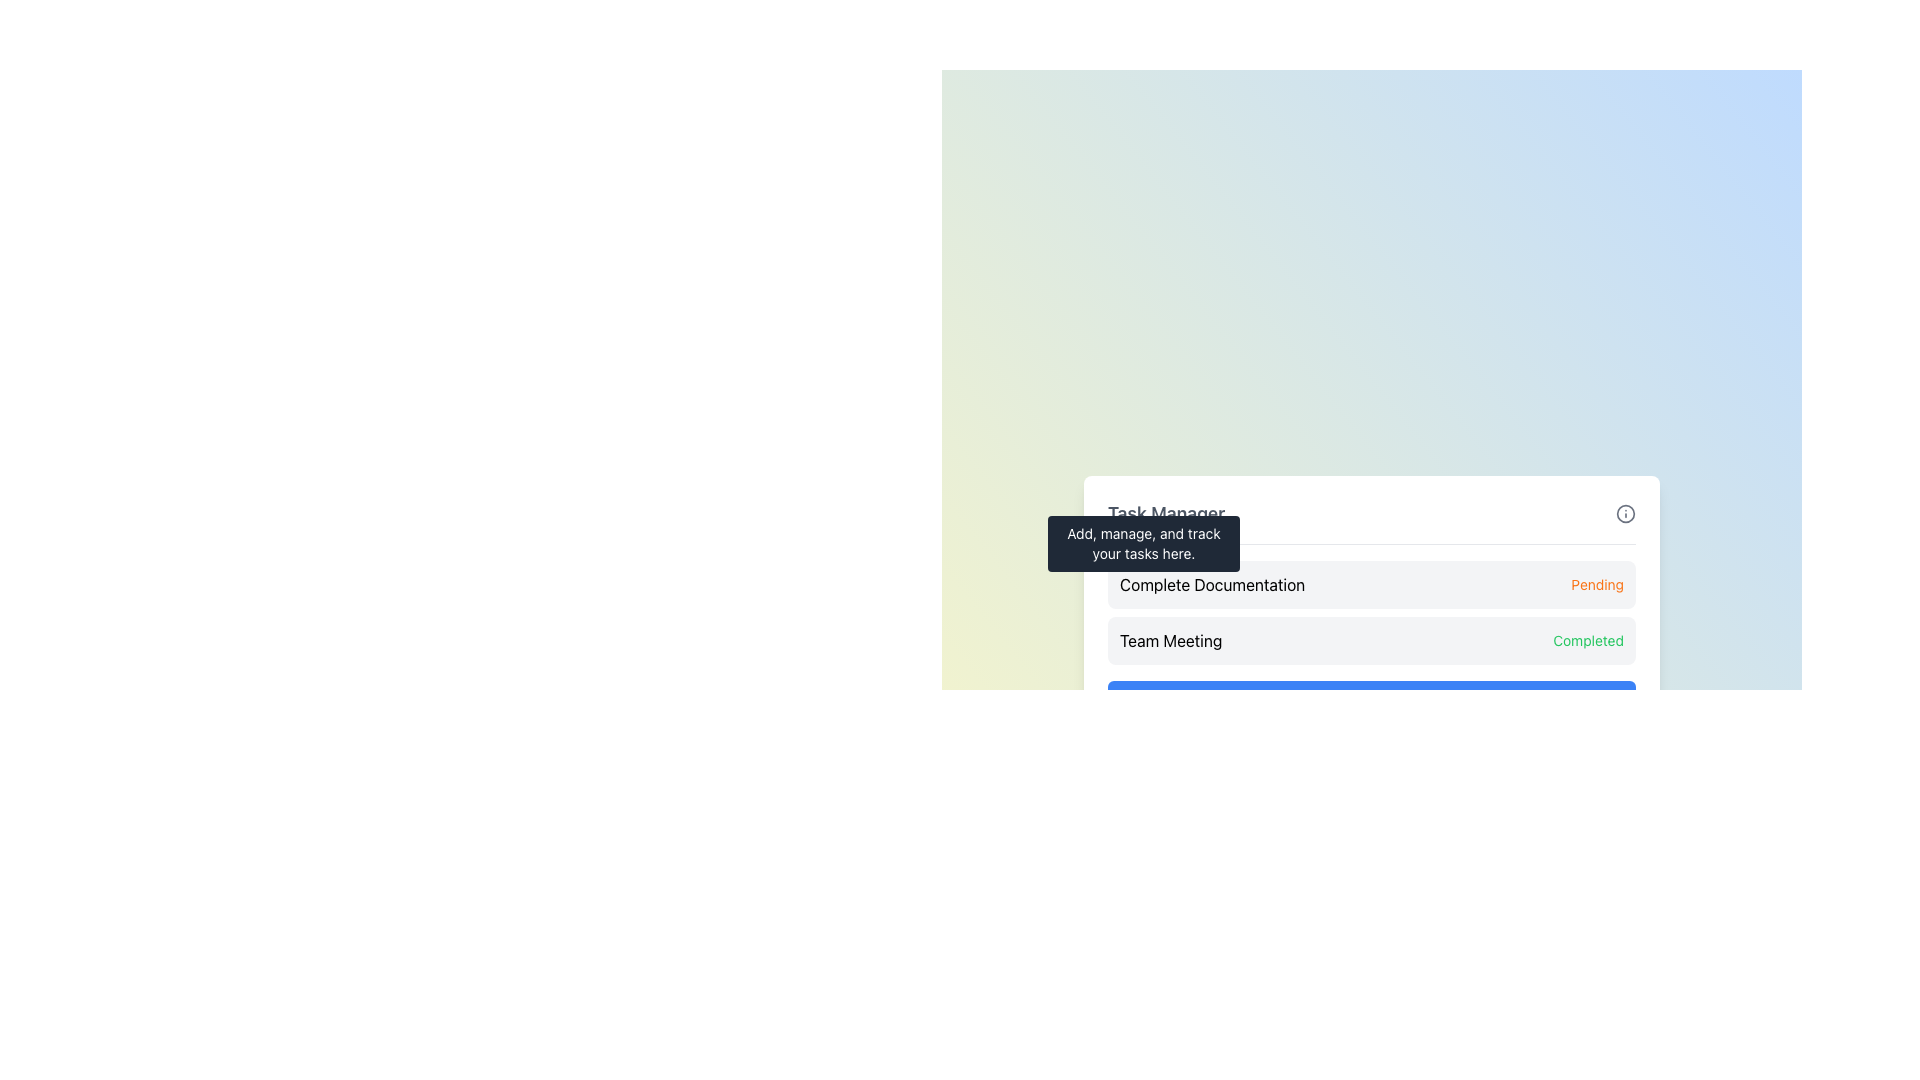 Image resolution: width=1920 pixels, height=1080 pixels. Describe the element at coordinates (1587, 640) in the screenshot. I see `the Status indicator text displaying 'Completed' in green, which indicates the completion status of the 'Team Meeting' task` at that location.